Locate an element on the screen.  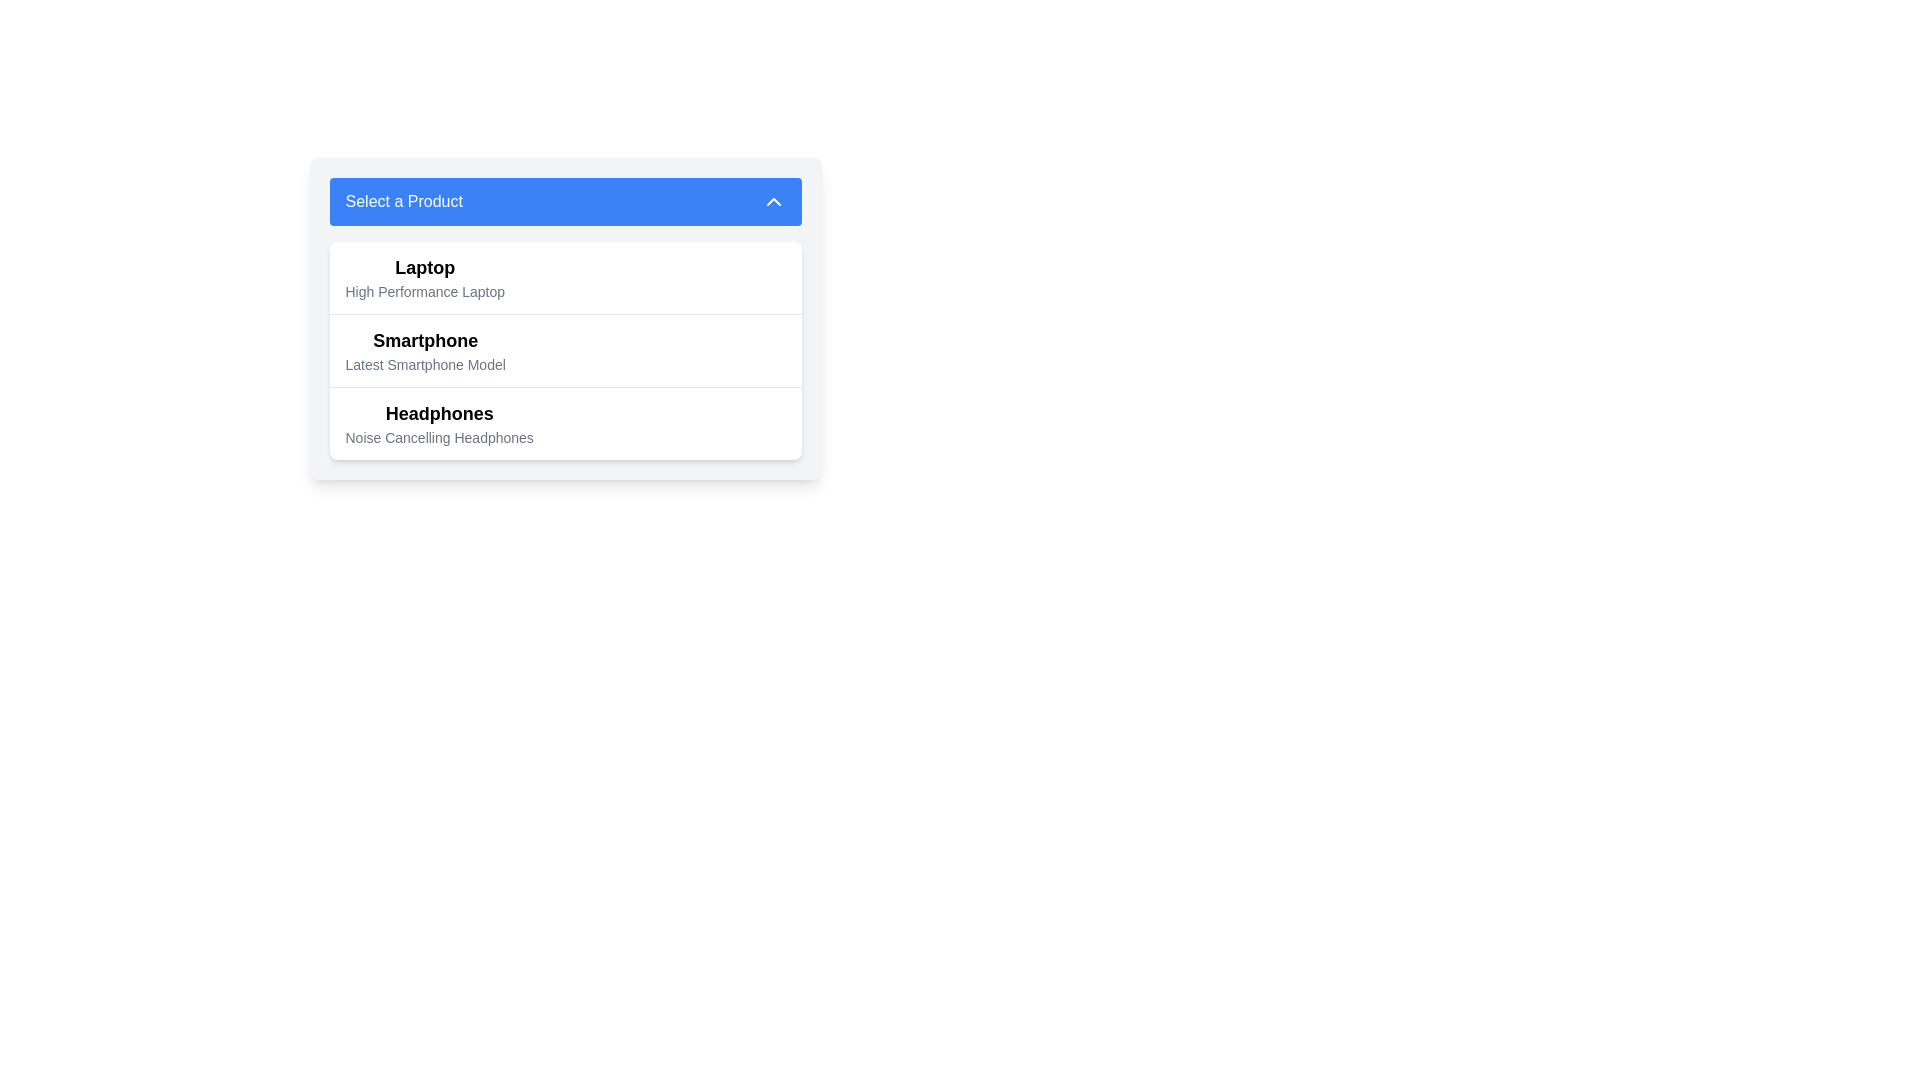
the selectable product entry labeled 'Laptop' in the dropdown list is located at coordinates (564, 277).